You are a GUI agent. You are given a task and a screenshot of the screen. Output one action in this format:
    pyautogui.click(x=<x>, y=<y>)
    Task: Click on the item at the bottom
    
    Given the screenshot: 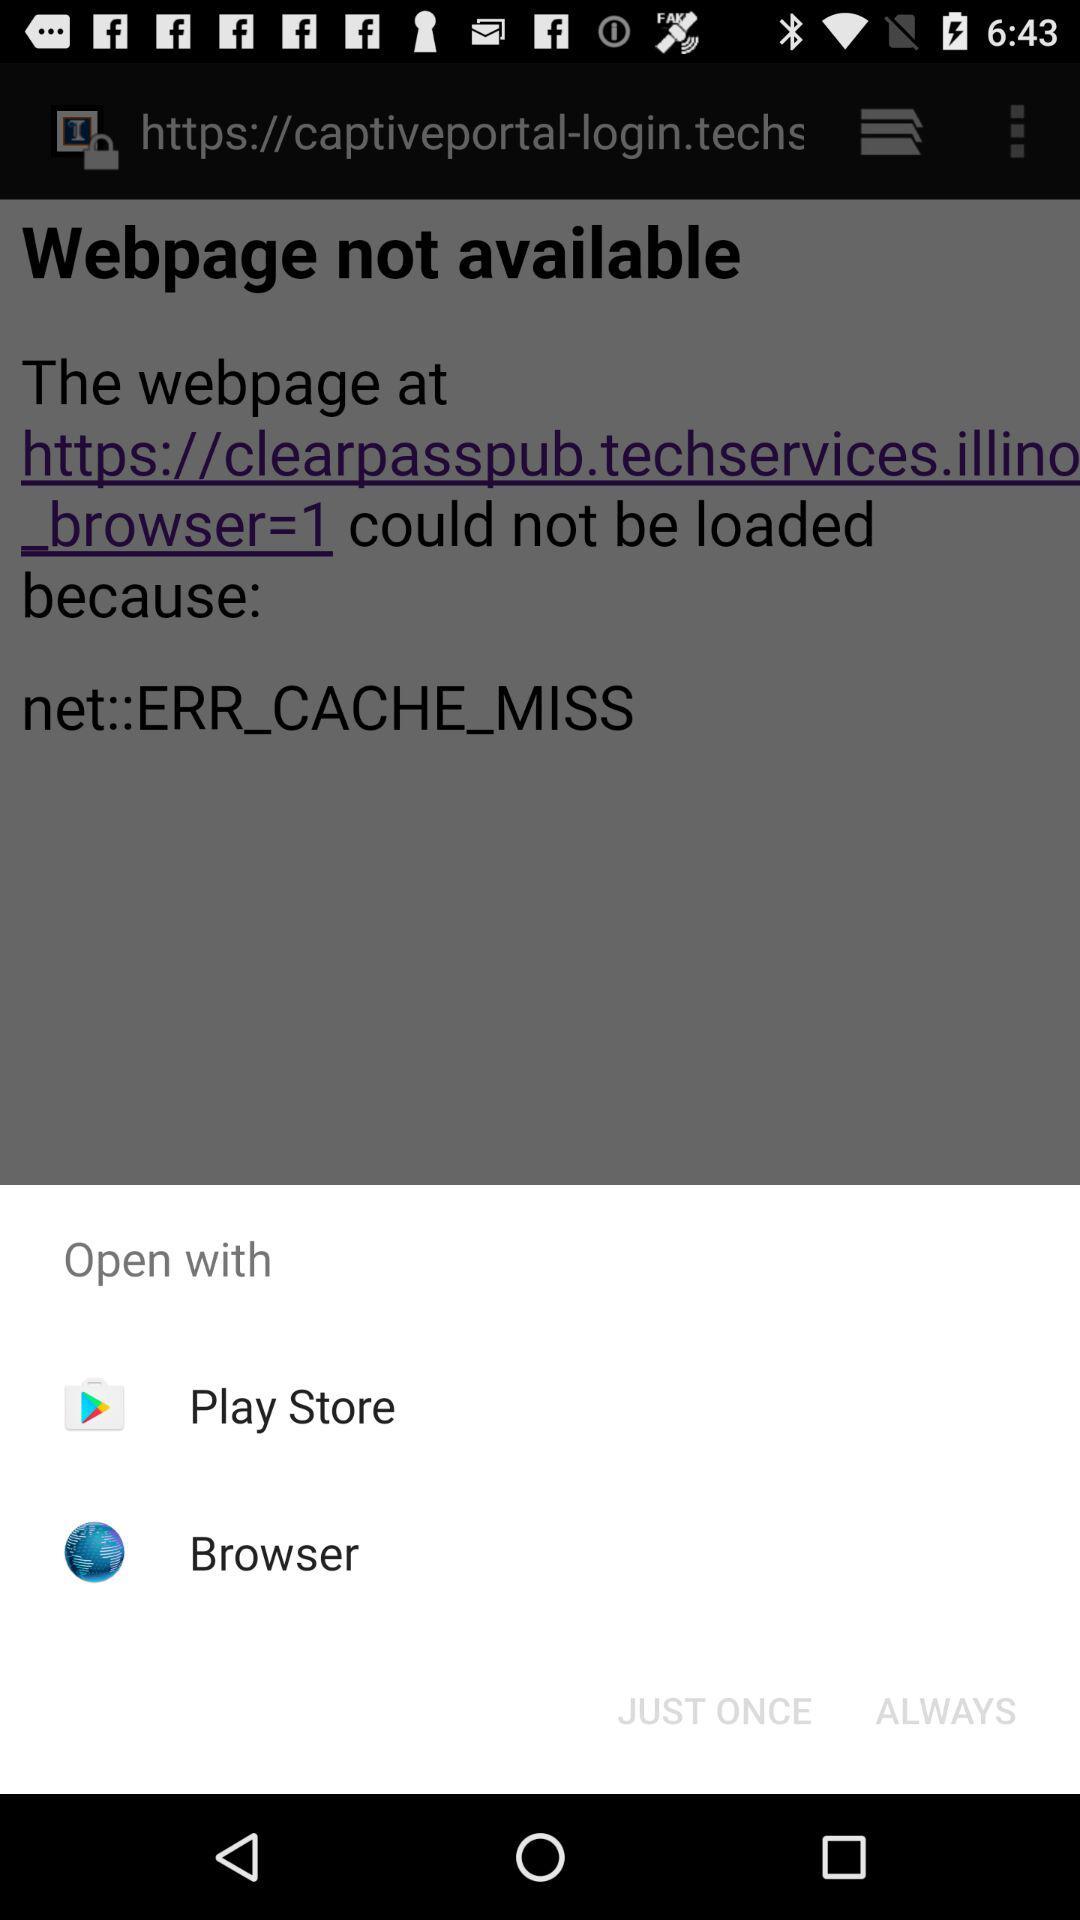 What is the action you would take?
    pyautogui.click(x=713, y=1708)
    